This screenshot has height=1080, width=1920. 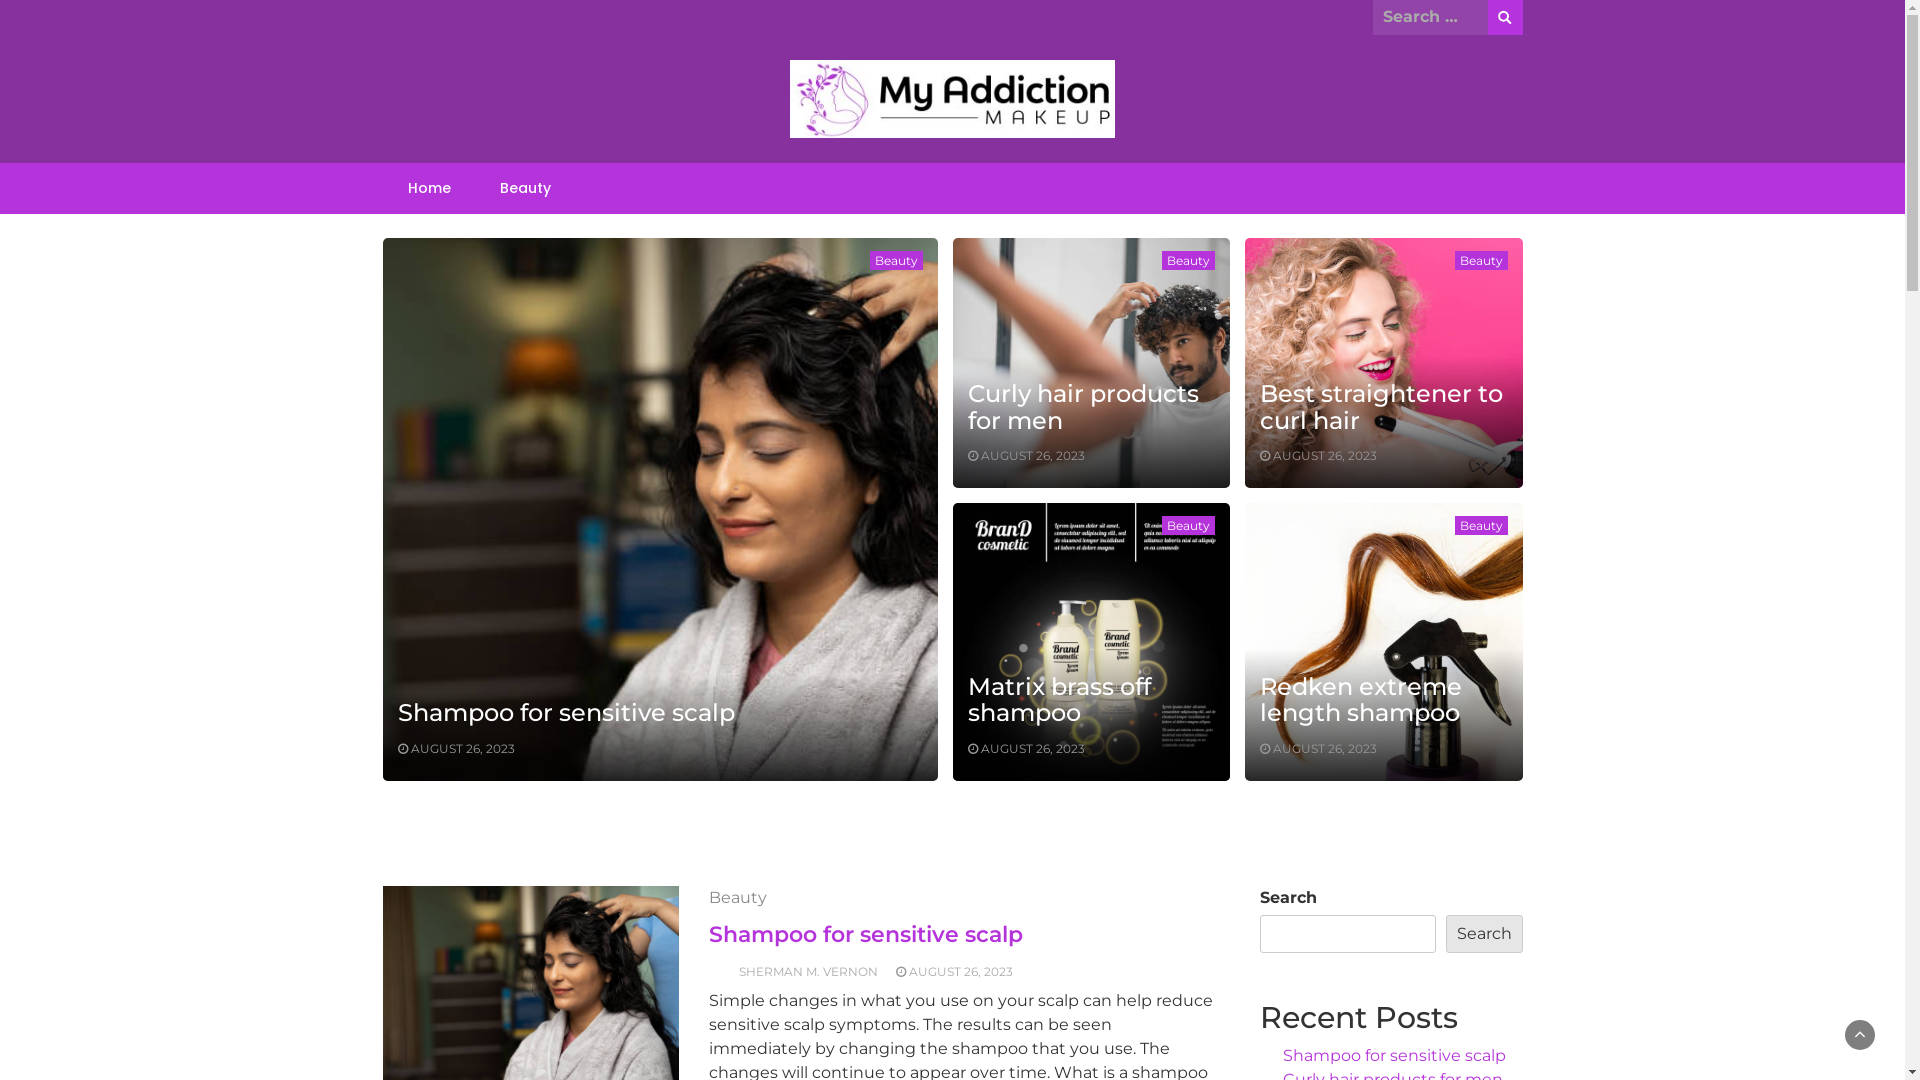 What do you see at coordinates (808, 970) in the screenshot?
I see `'SHERMAN M. VERNON'` at bounding box center [808, 970].